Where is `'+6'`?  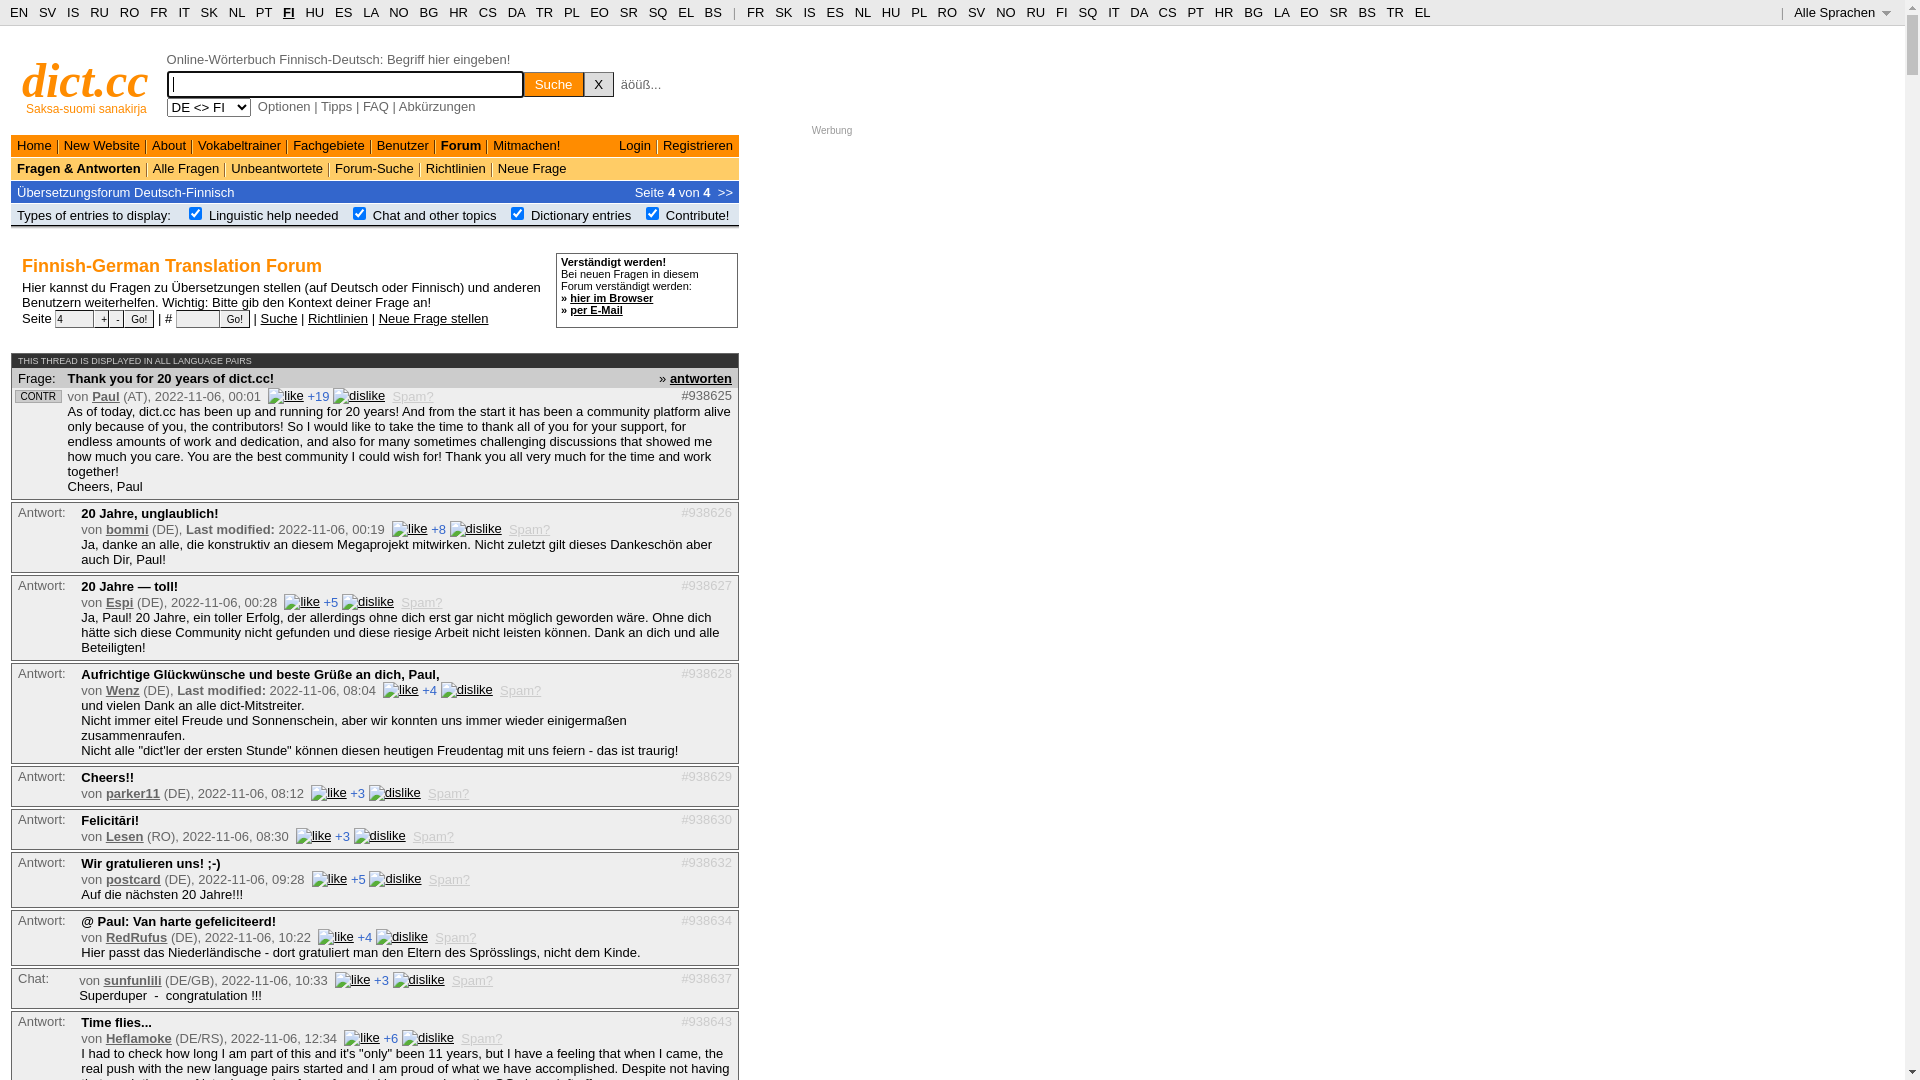
'+6' is located at coordinates (390, 1037).